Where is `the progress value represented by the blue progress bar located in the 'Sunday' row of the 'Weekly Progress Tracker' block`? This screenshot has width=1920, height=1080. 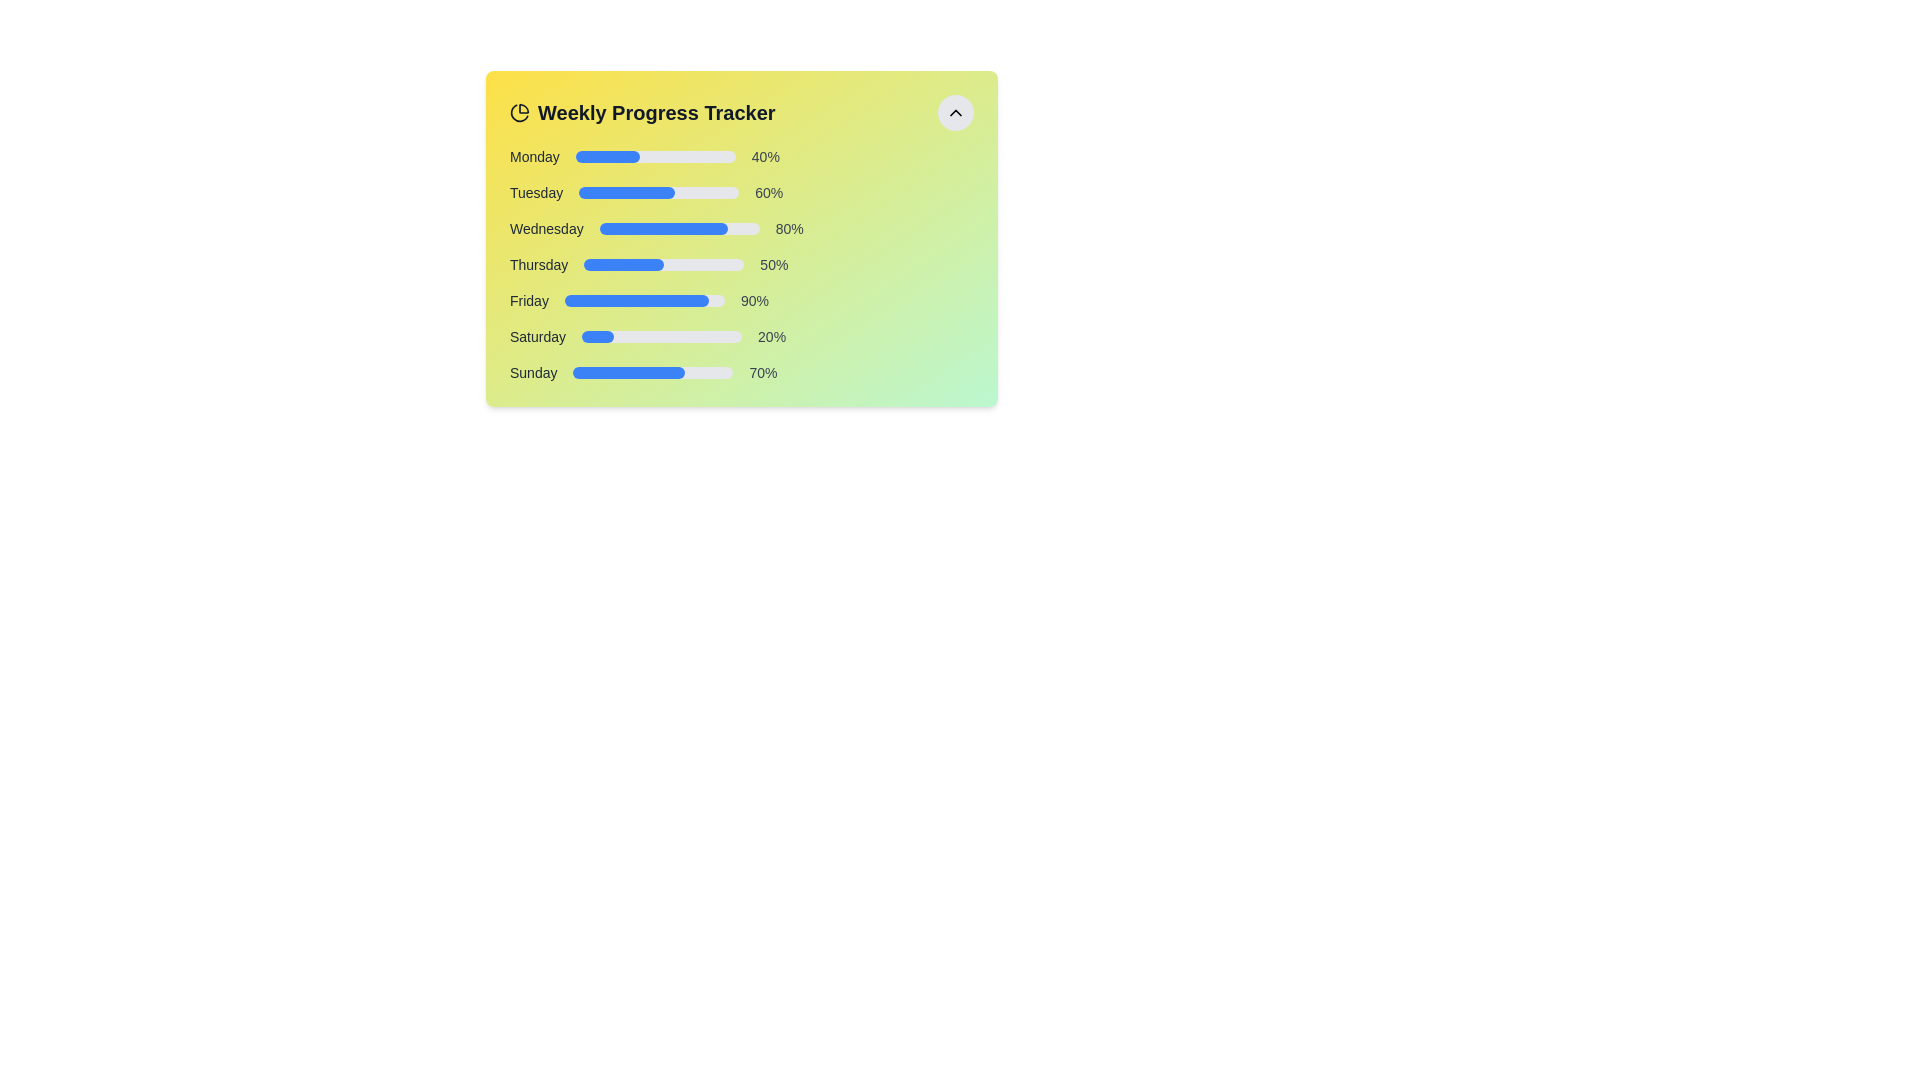
the progress value represented by the blue progress bar located in the 'Sunday' row of the 'Weekly Progress Tracker' block is located at coordinates (628, 373).